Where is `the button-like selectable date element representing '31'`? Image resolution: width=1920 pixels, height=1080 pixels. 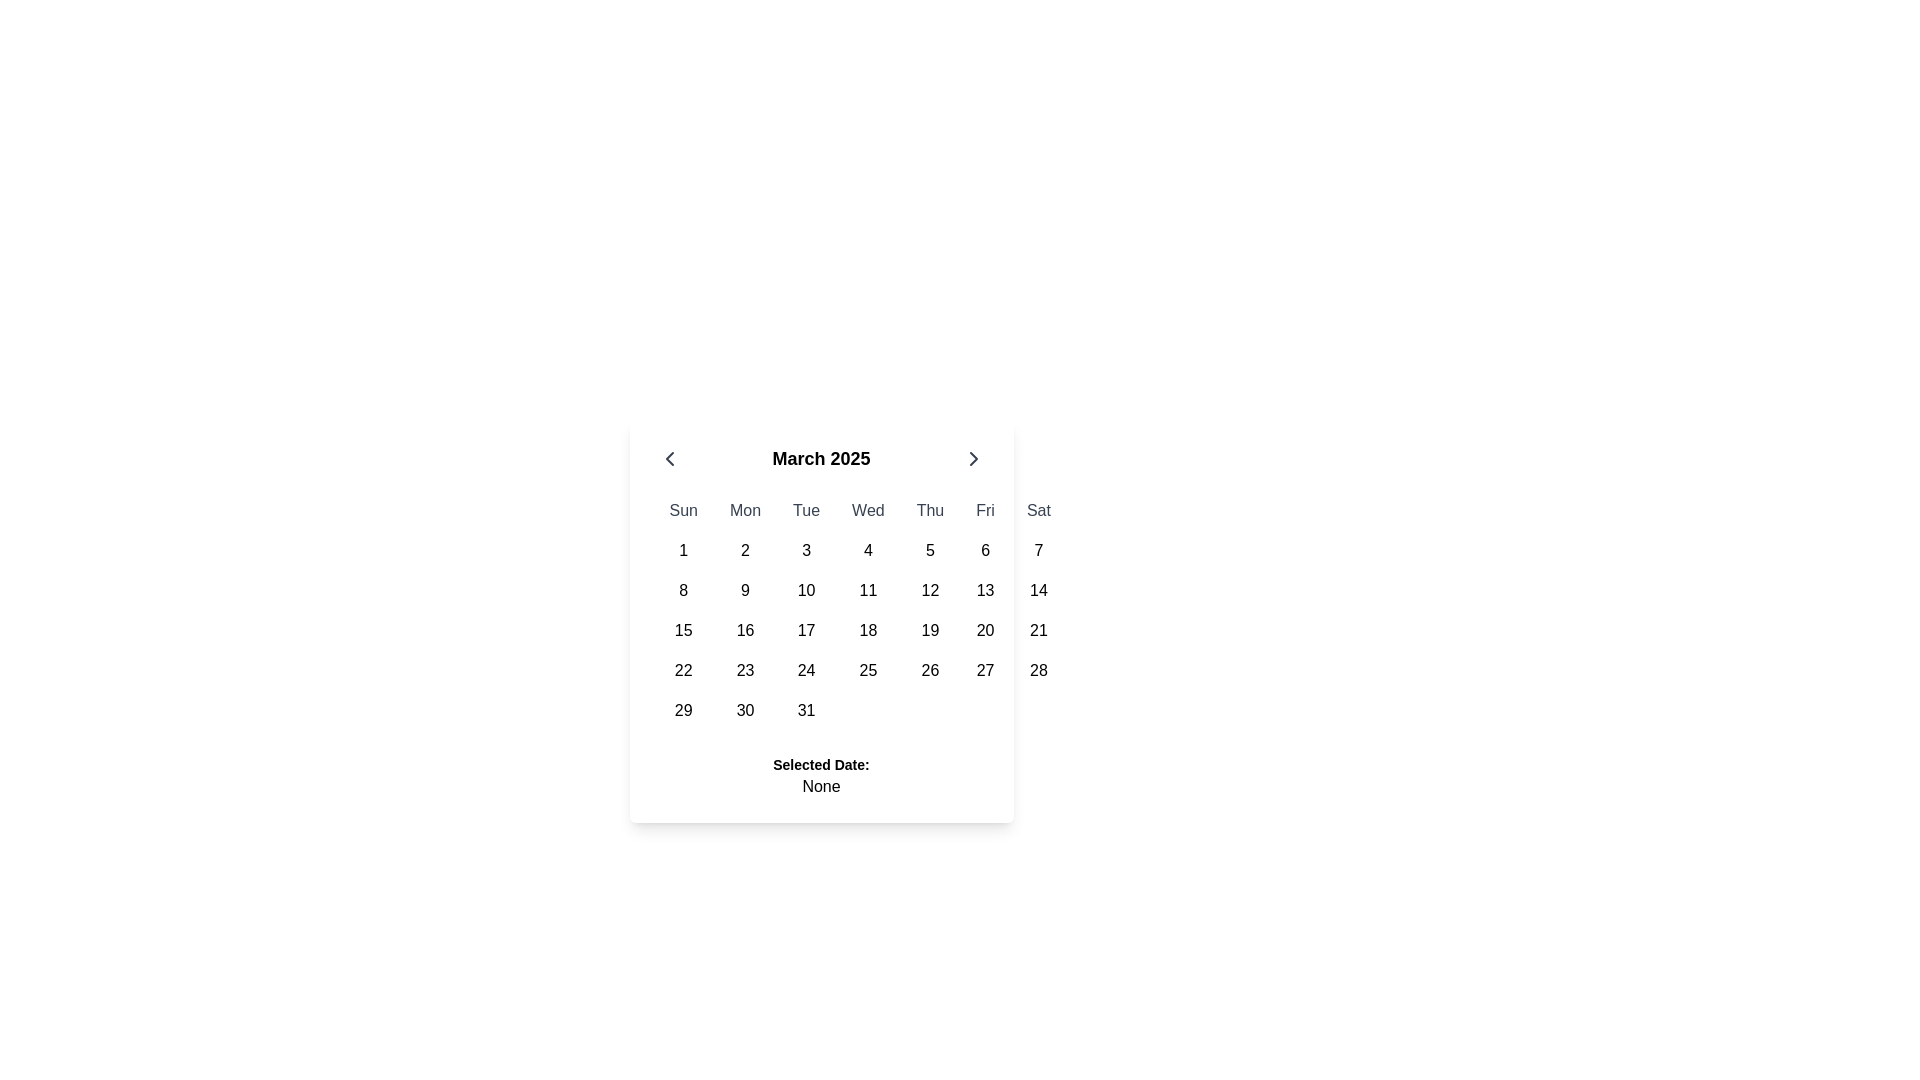
the button-like selectable date element representing '31' is located at coordinates (806, 709).